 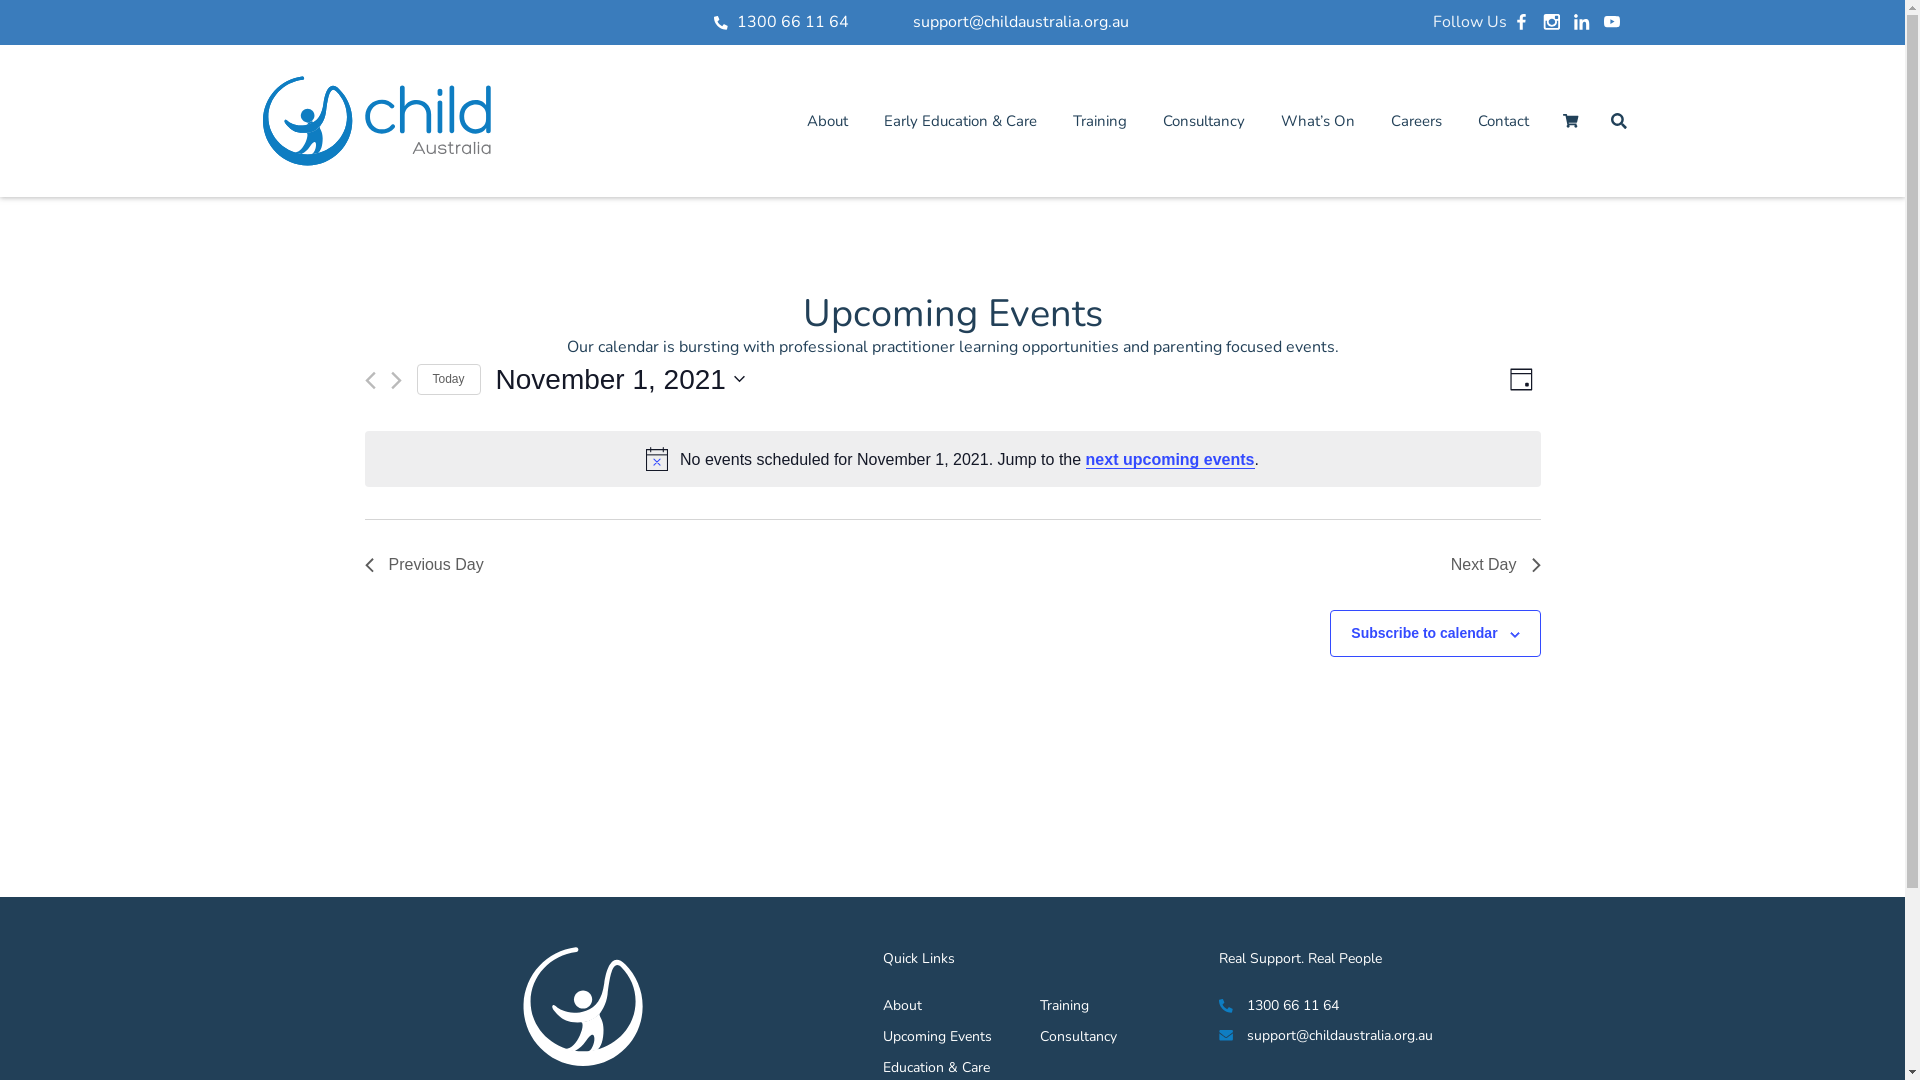 I want to click on 'Contact', so click(x=1503, y=120).